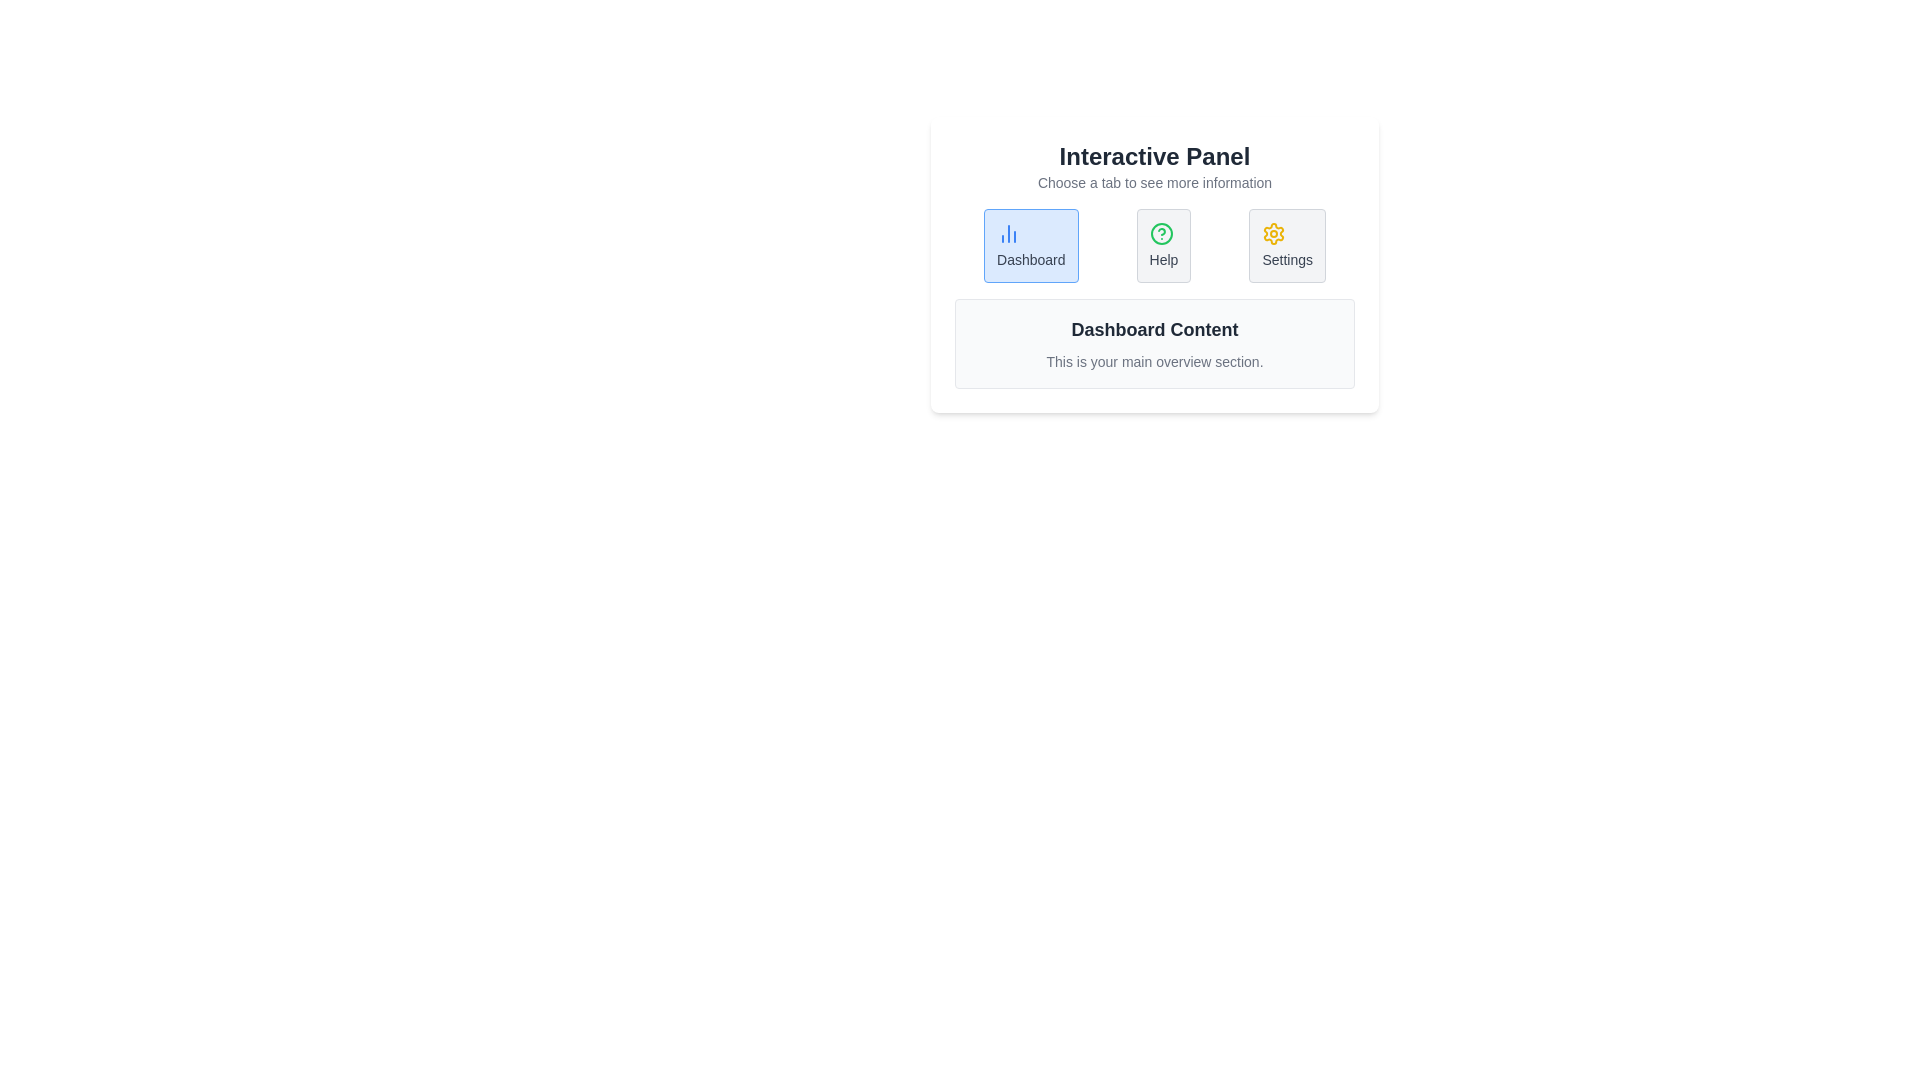 The image size is (1920, 1080). What do you see at coordinates (1161, 233) in the screenshot?
I see `the 'Help' button which is represented by the decorative circle located centrally within the button layout` at bounding box center [1161, 233].